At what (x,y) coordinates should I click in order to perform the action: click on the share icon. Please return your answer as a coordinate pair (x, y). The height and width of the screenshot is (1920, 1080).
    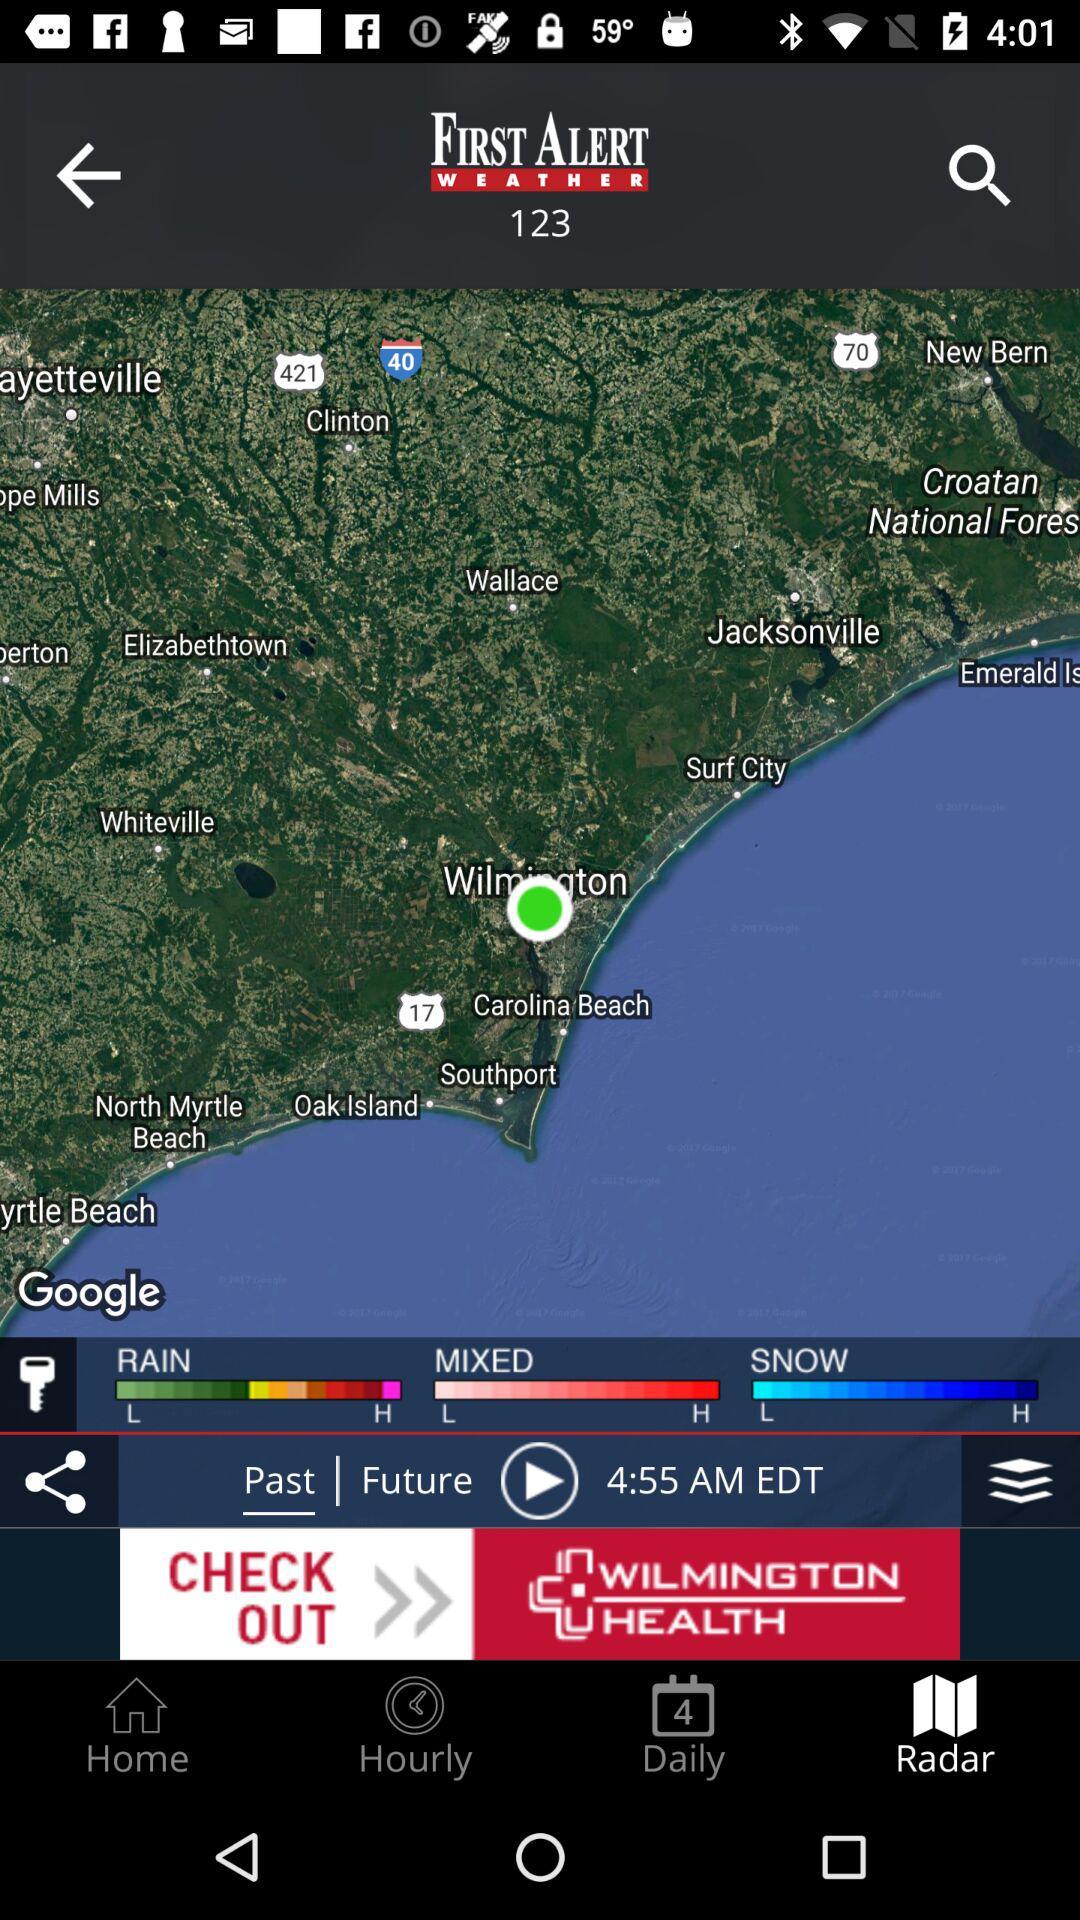
    Looking at the image, I should click on (58, 1480).